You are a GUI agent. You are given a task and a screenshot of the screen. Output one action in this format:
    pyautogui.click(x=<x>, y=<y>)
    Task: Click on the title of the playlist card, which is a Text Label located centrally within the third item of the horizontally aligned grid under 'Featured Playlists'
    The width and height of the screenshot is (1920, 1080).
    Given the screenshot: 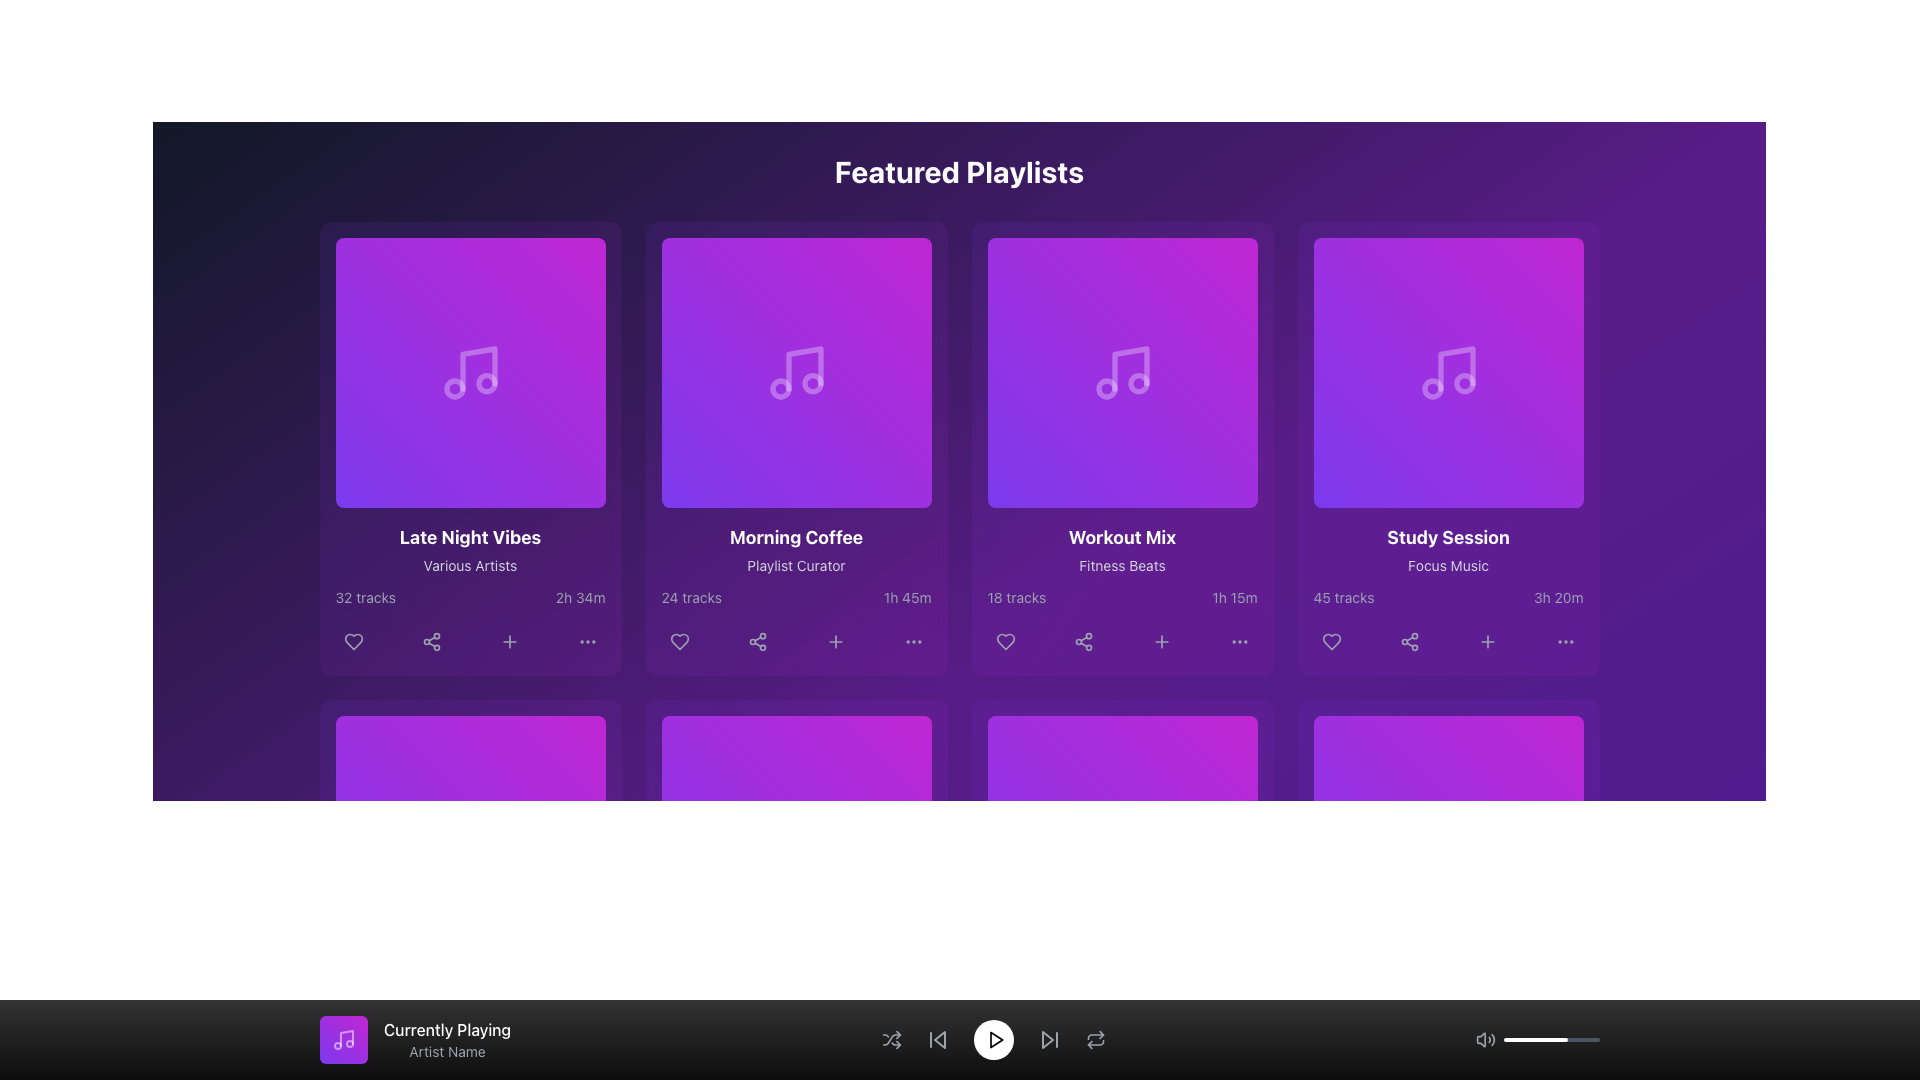 What is the action you would take?
    pyautogui.click(x=1122, y=536)
    